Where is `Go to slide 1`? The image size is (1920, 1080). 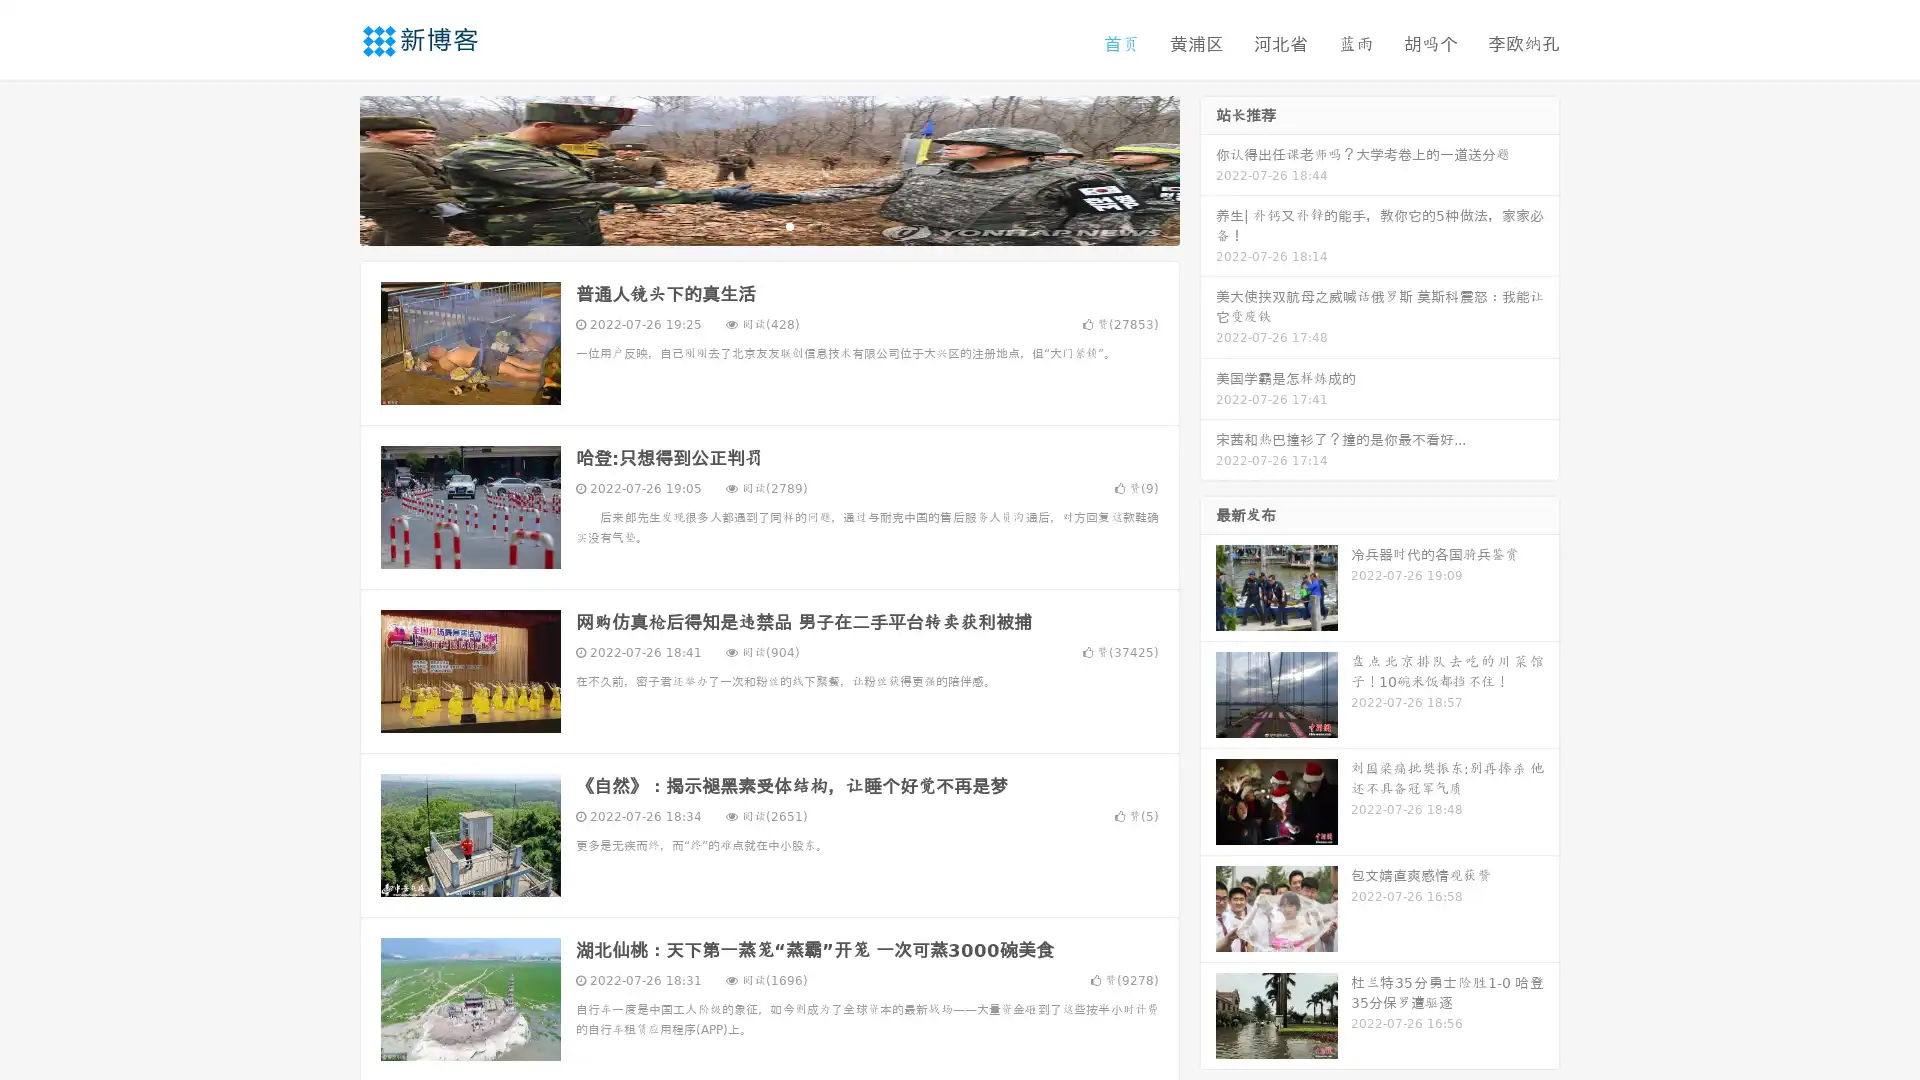 Go to slide 1 is located at coordinates (748, 225).